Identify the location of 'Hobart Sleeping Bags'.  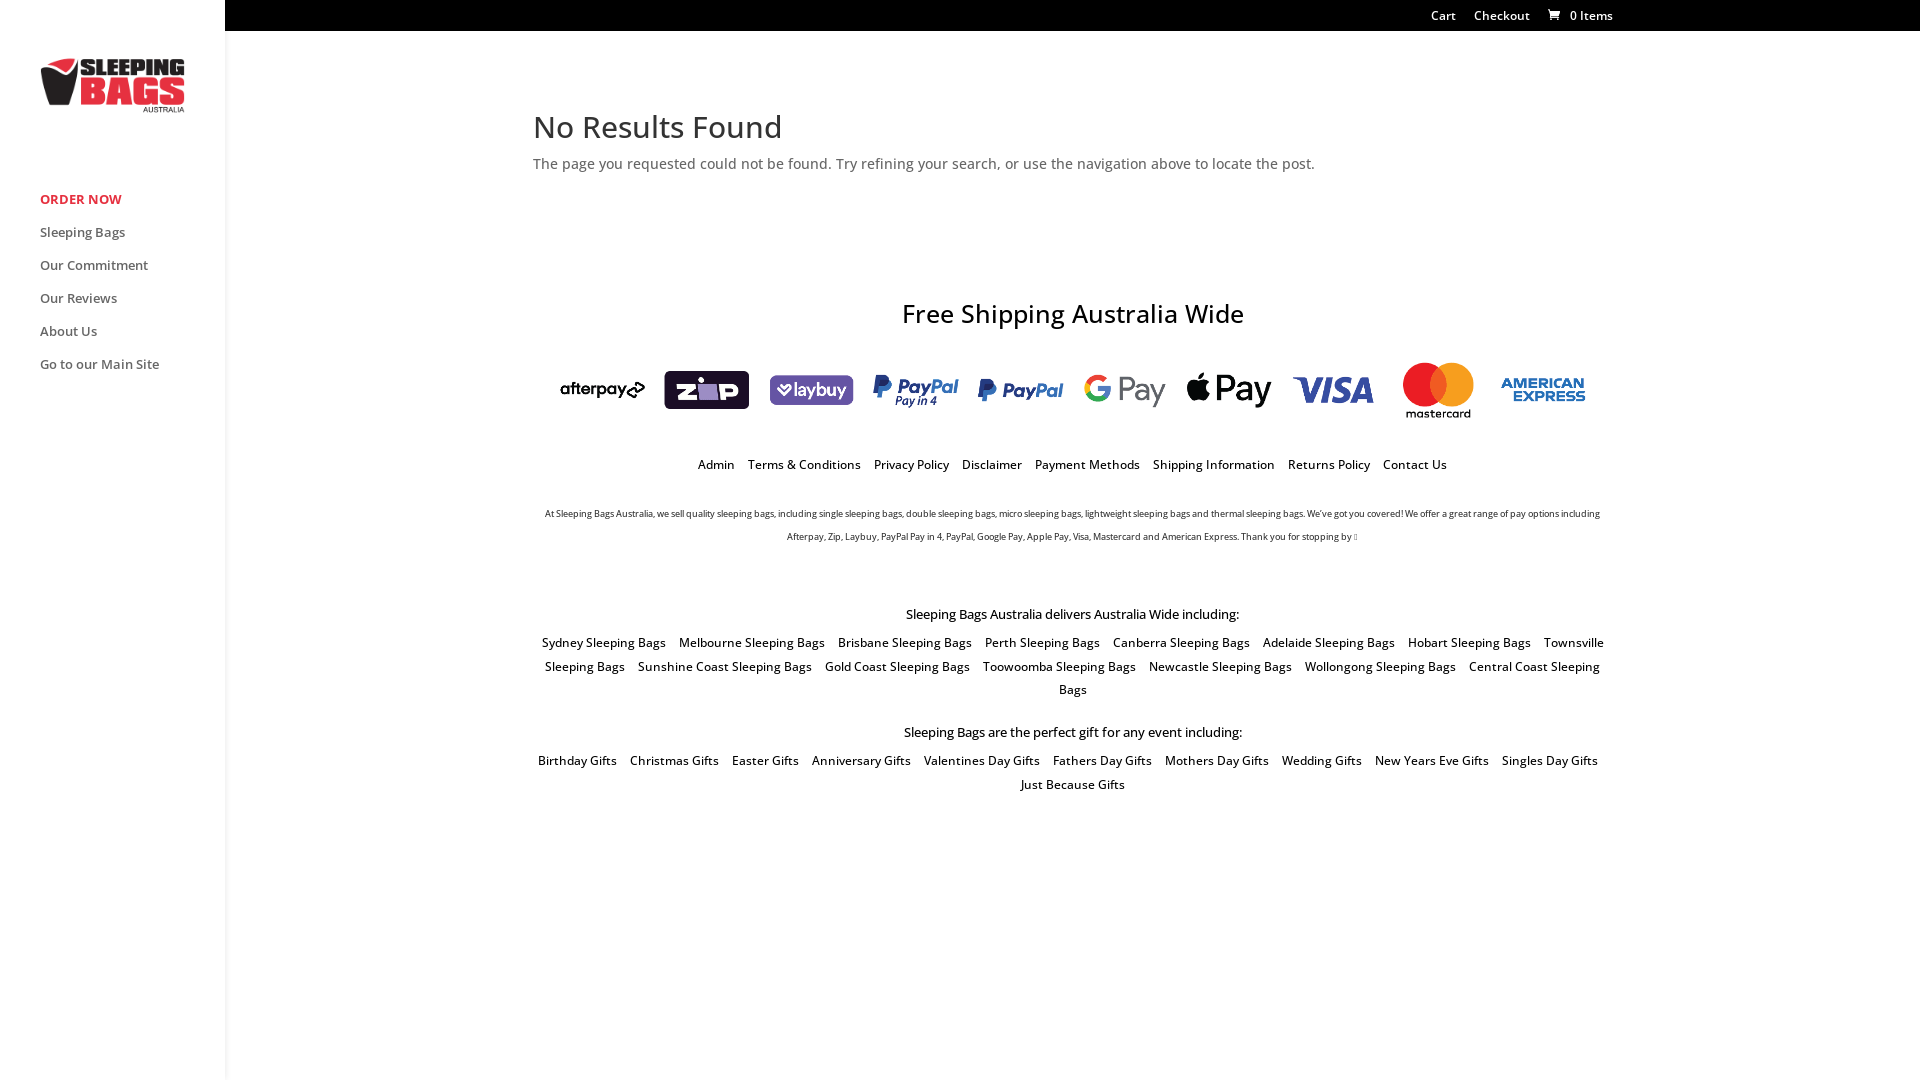
(1406, 642).